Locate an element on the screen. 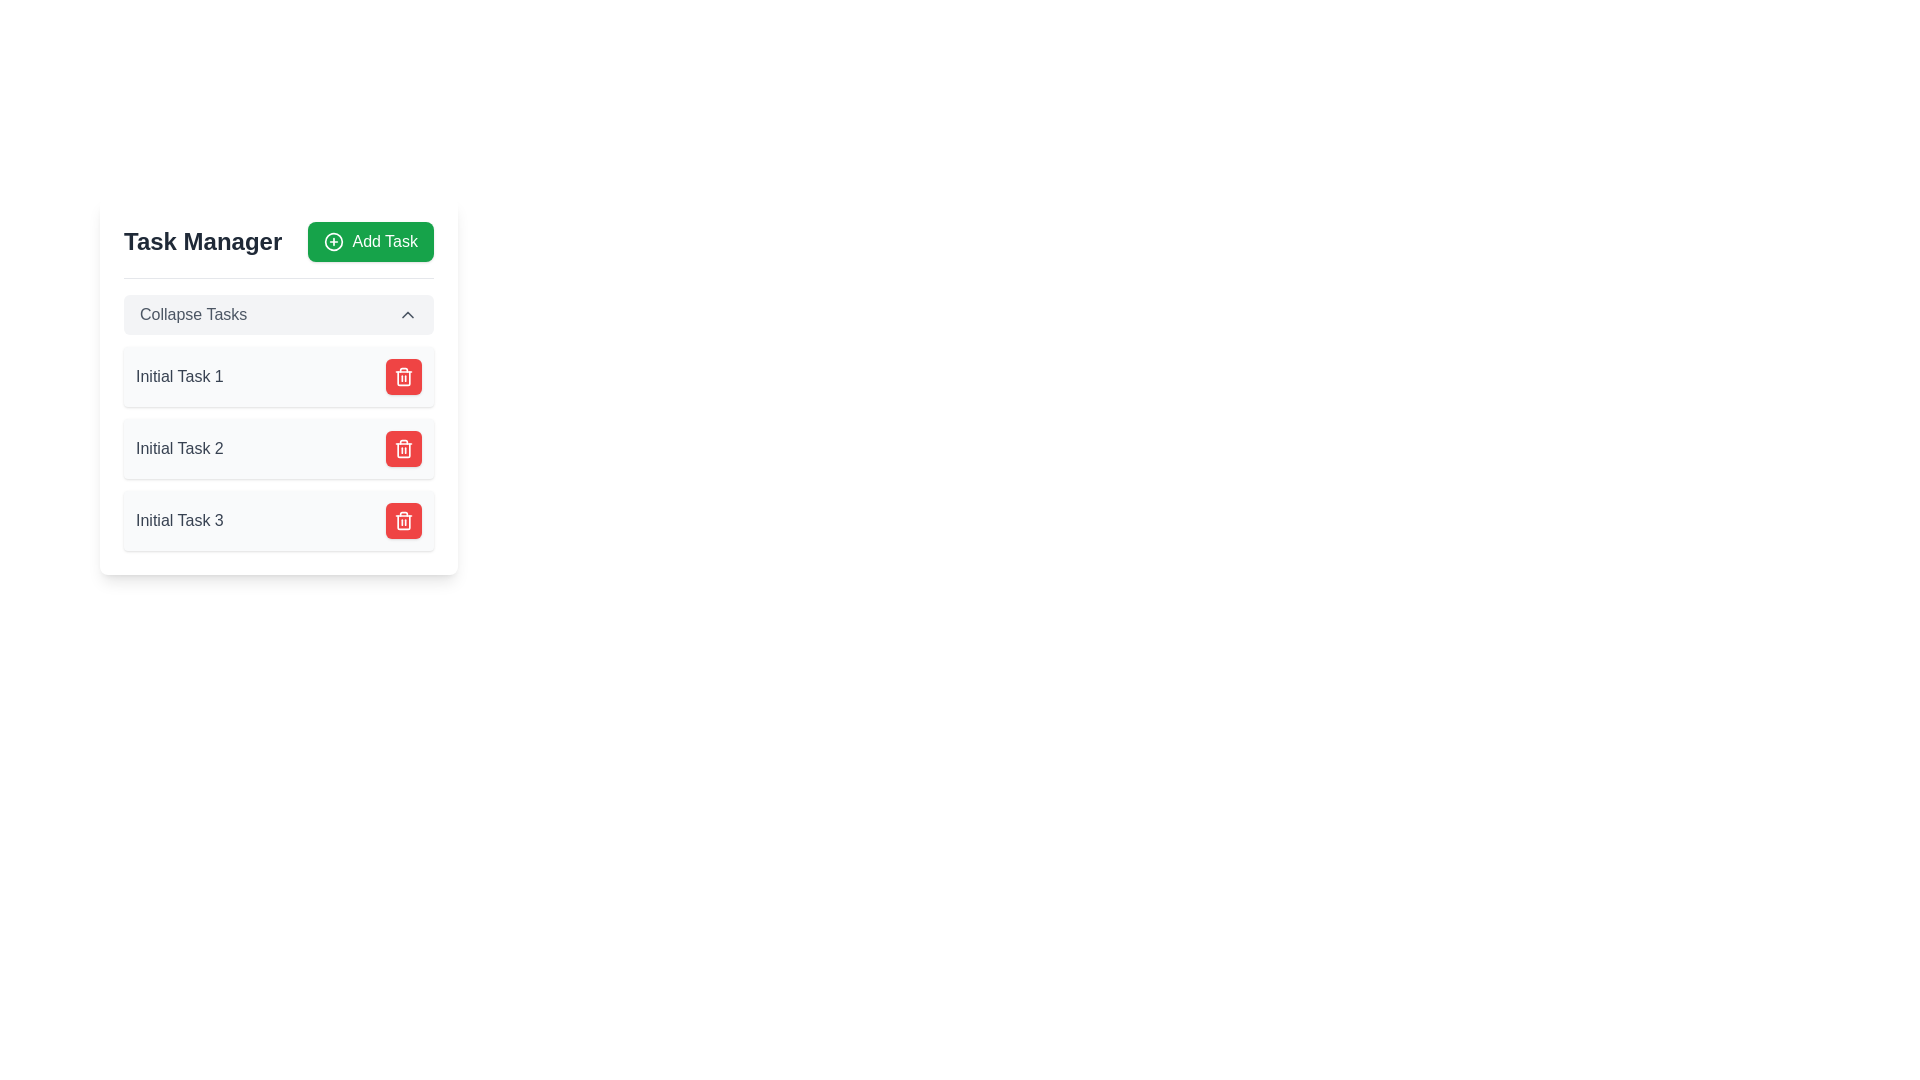 The width and height of the screenshot is (1920, 1080). the circle outline graphic element that represents functionality or status, located to the left of the 'Add Task' button in the 'Task Manager' widget is located at coordinates (334, 241).